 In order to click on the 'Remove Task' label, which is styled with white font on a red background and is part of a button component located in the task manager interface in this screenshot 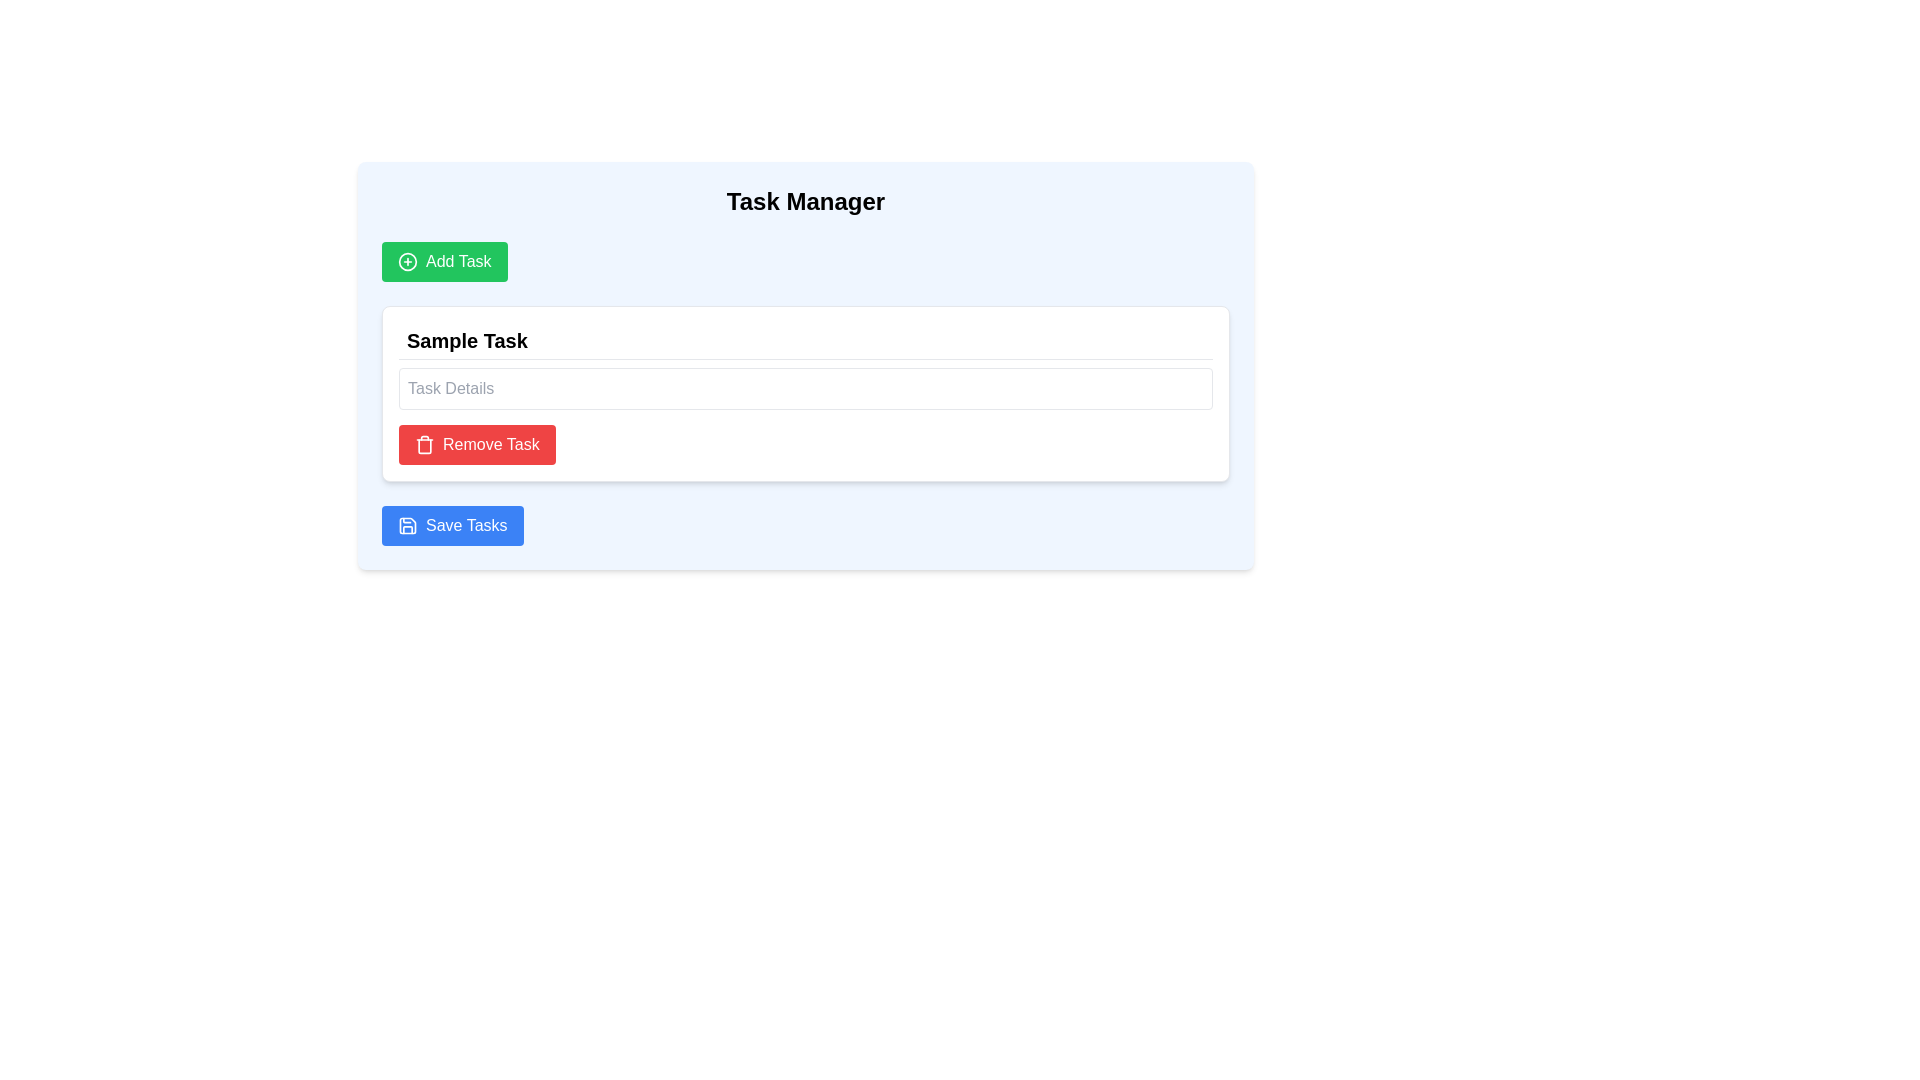, I will do `click(491, 443)`.